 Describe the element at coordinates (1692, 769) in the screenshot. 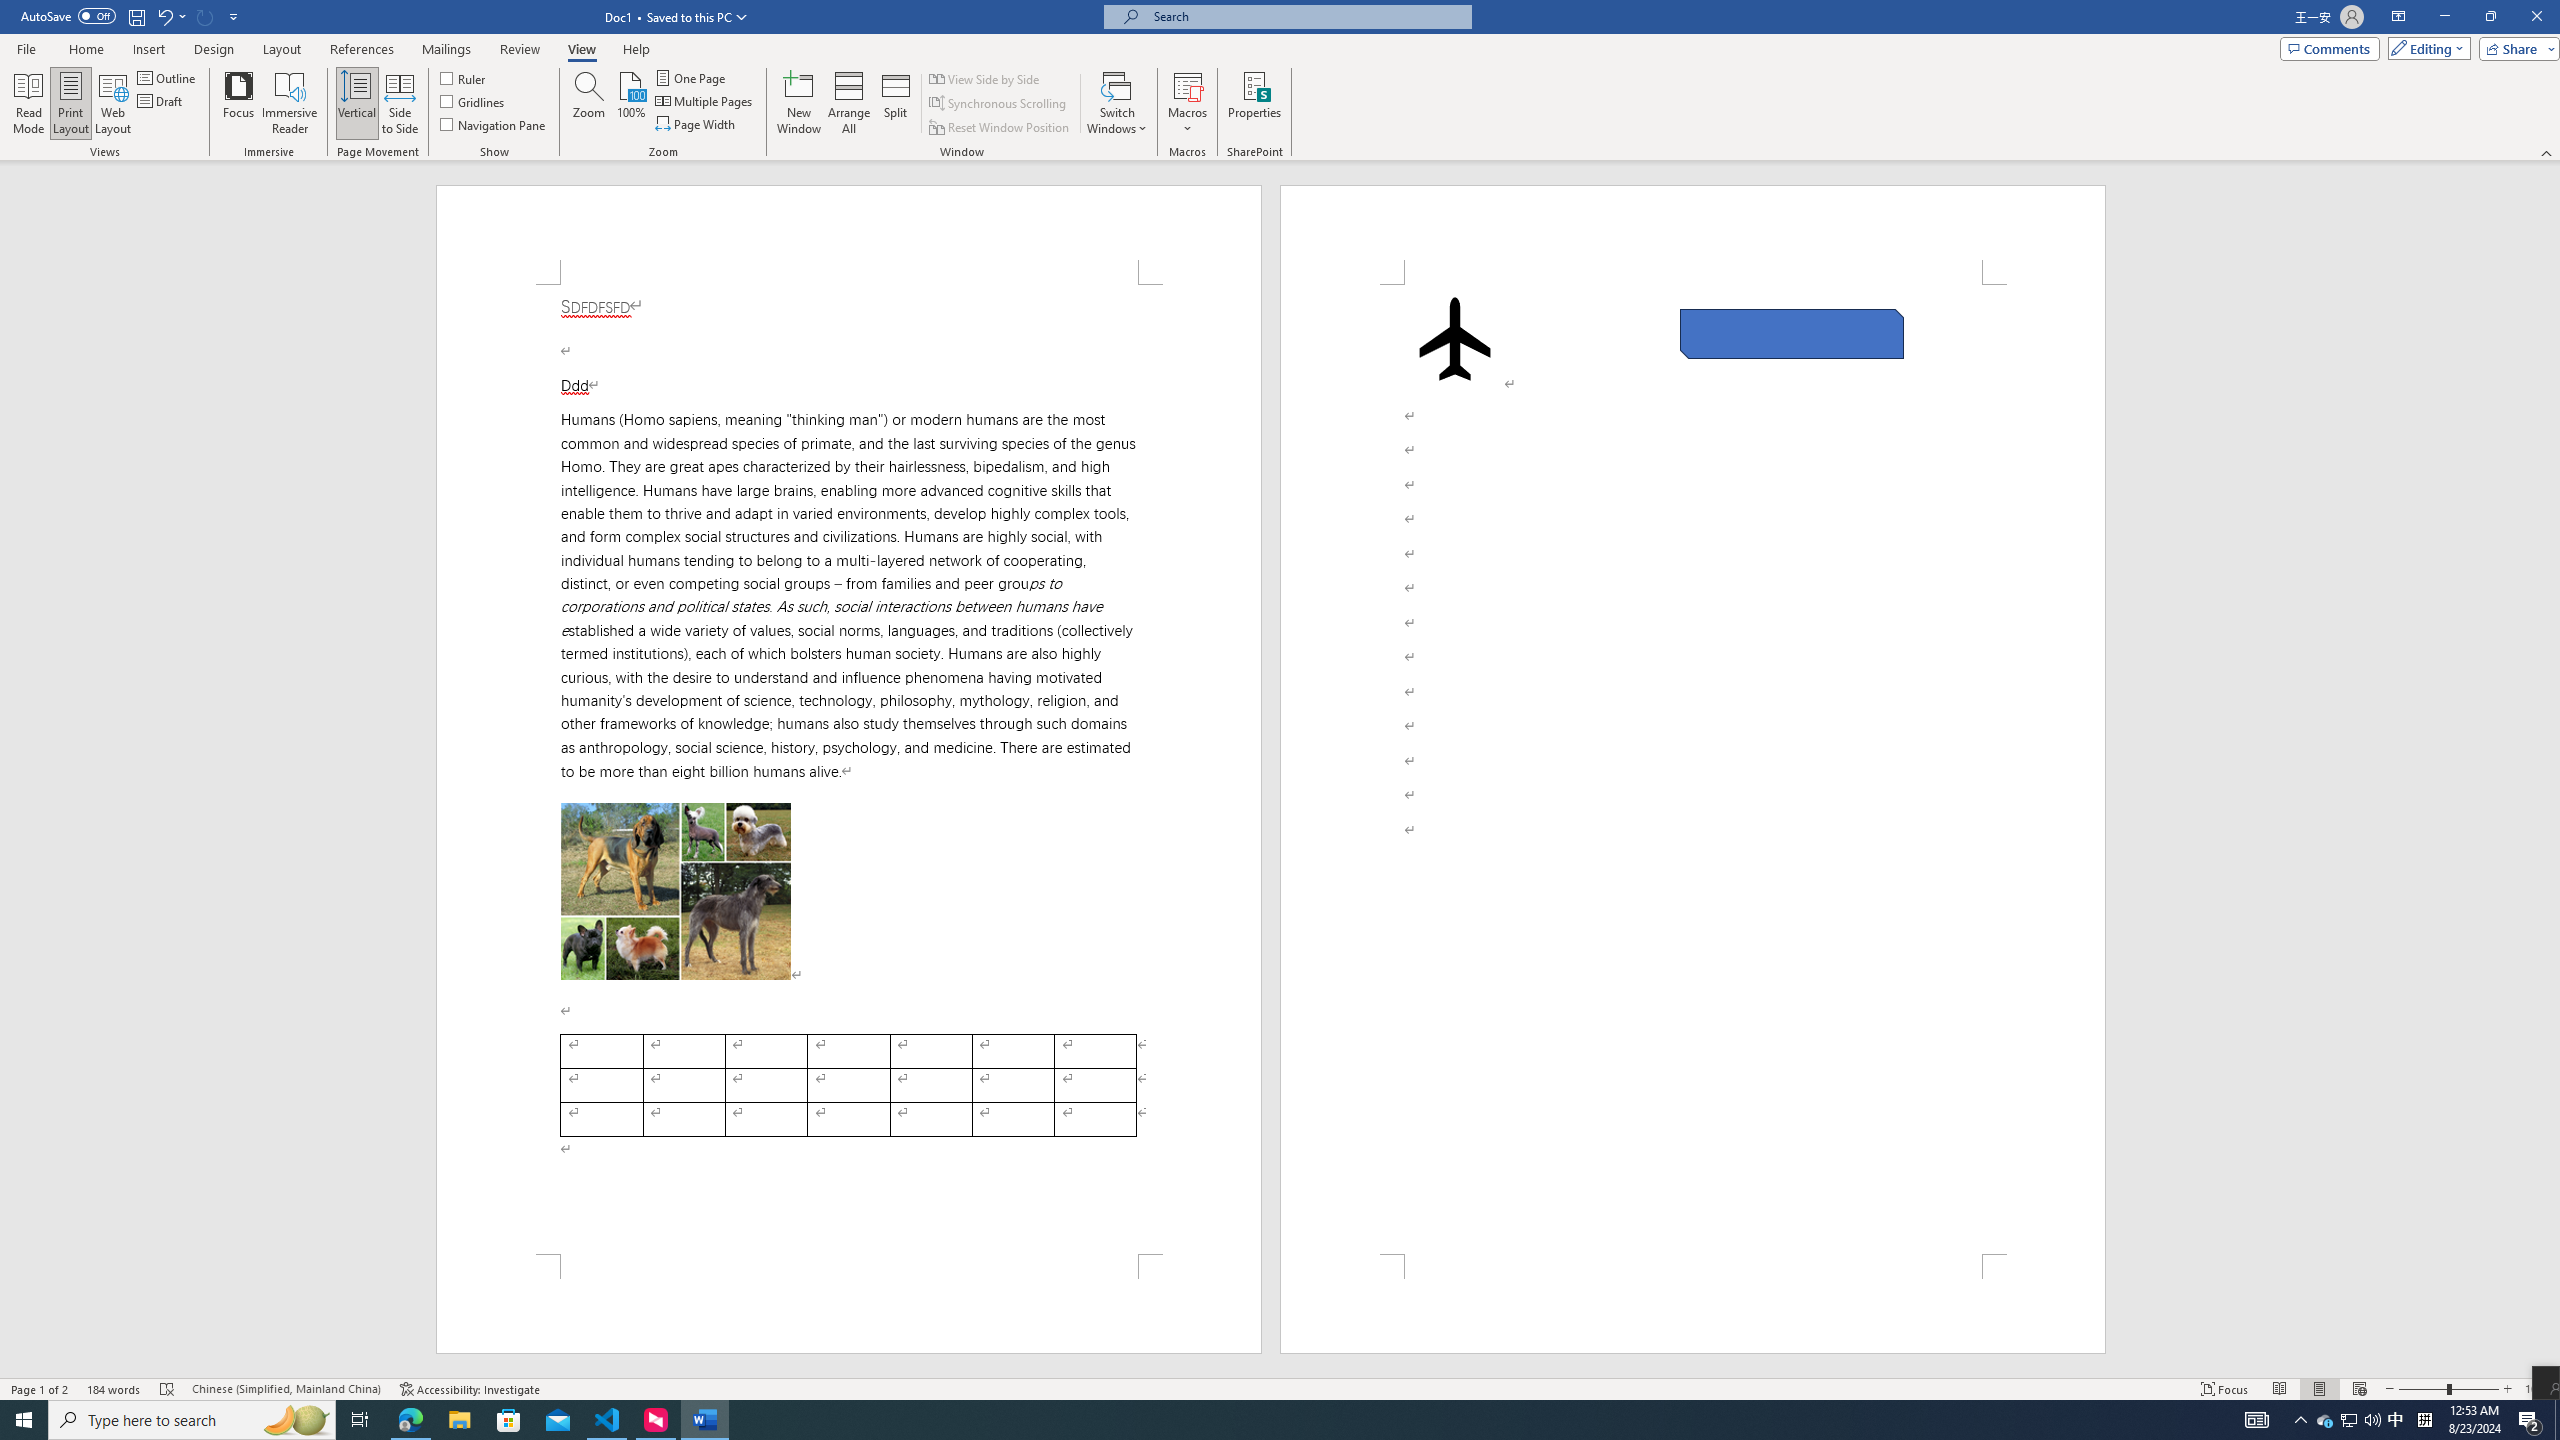

I see `'Page 2 content'` at that location.